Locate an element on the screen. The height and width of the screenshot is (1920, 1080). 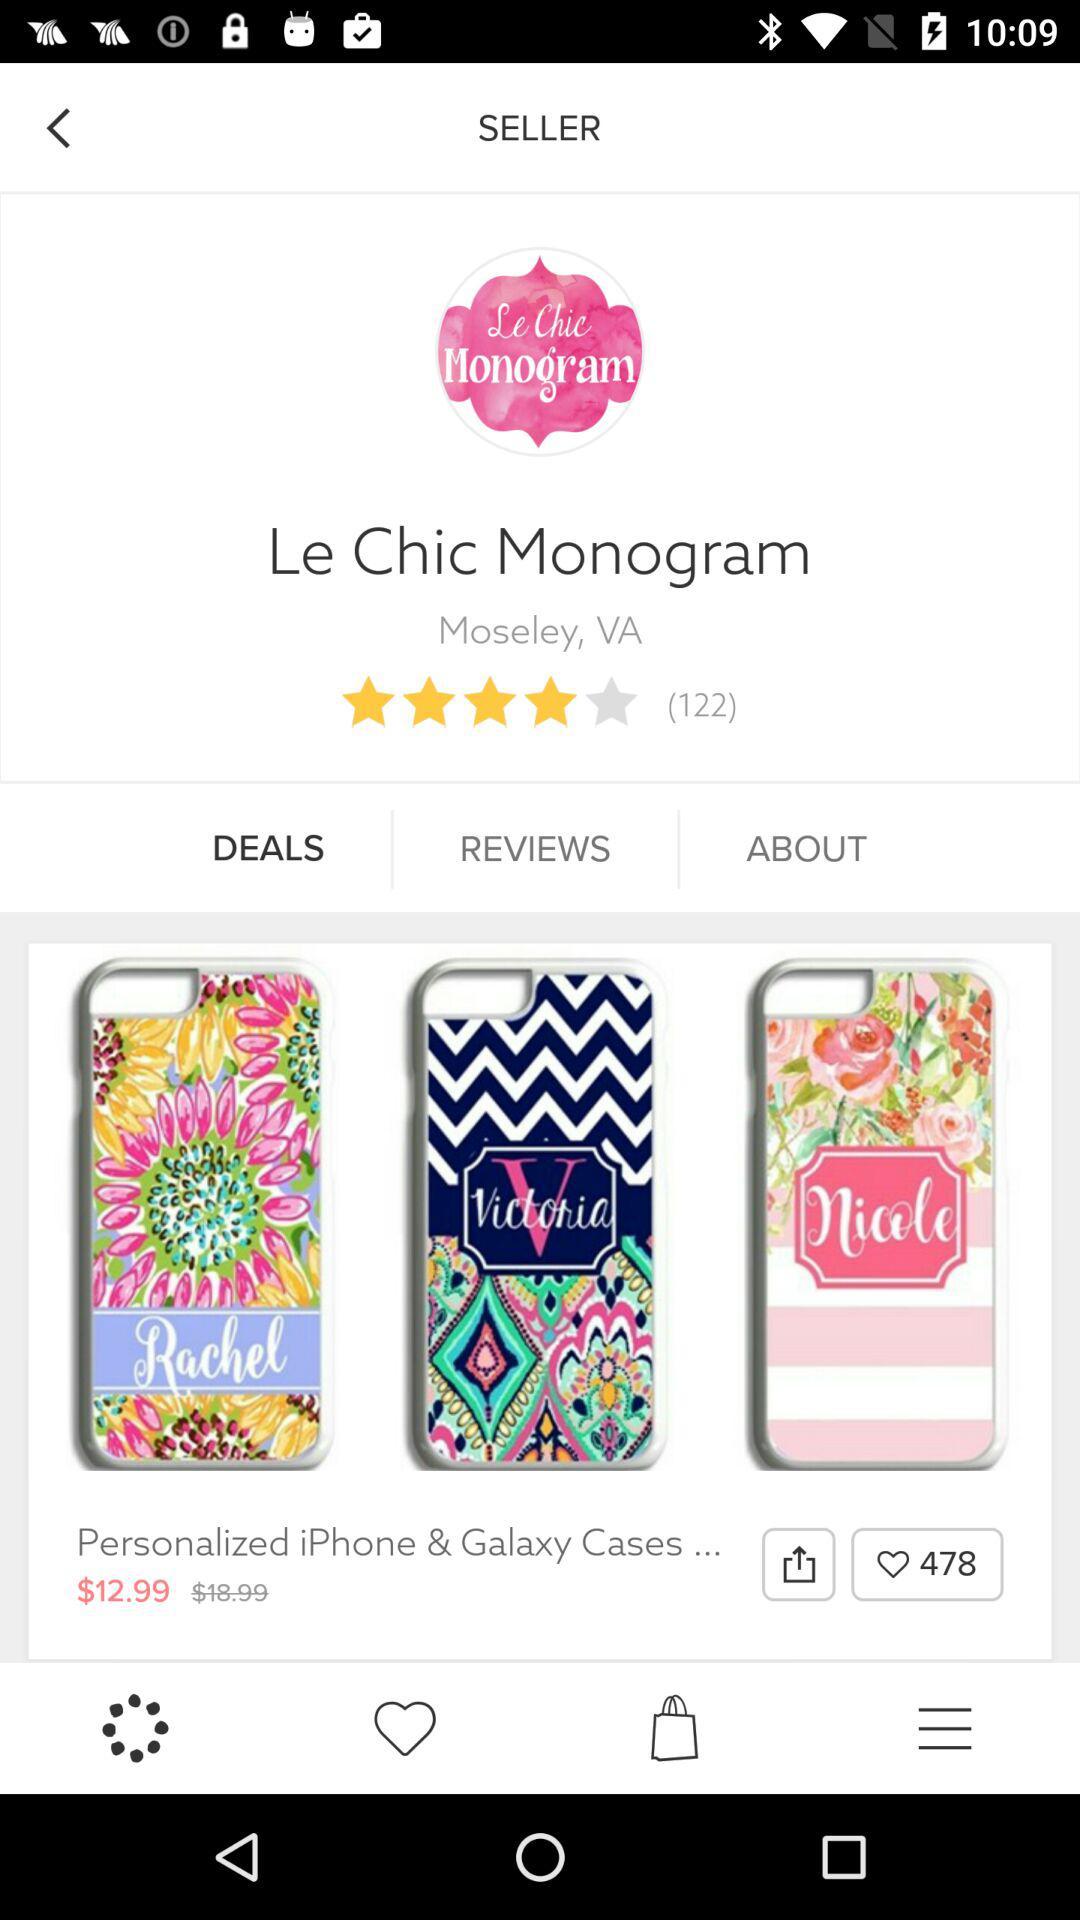
icon at the top left corner is located at coordinates (56, 127).